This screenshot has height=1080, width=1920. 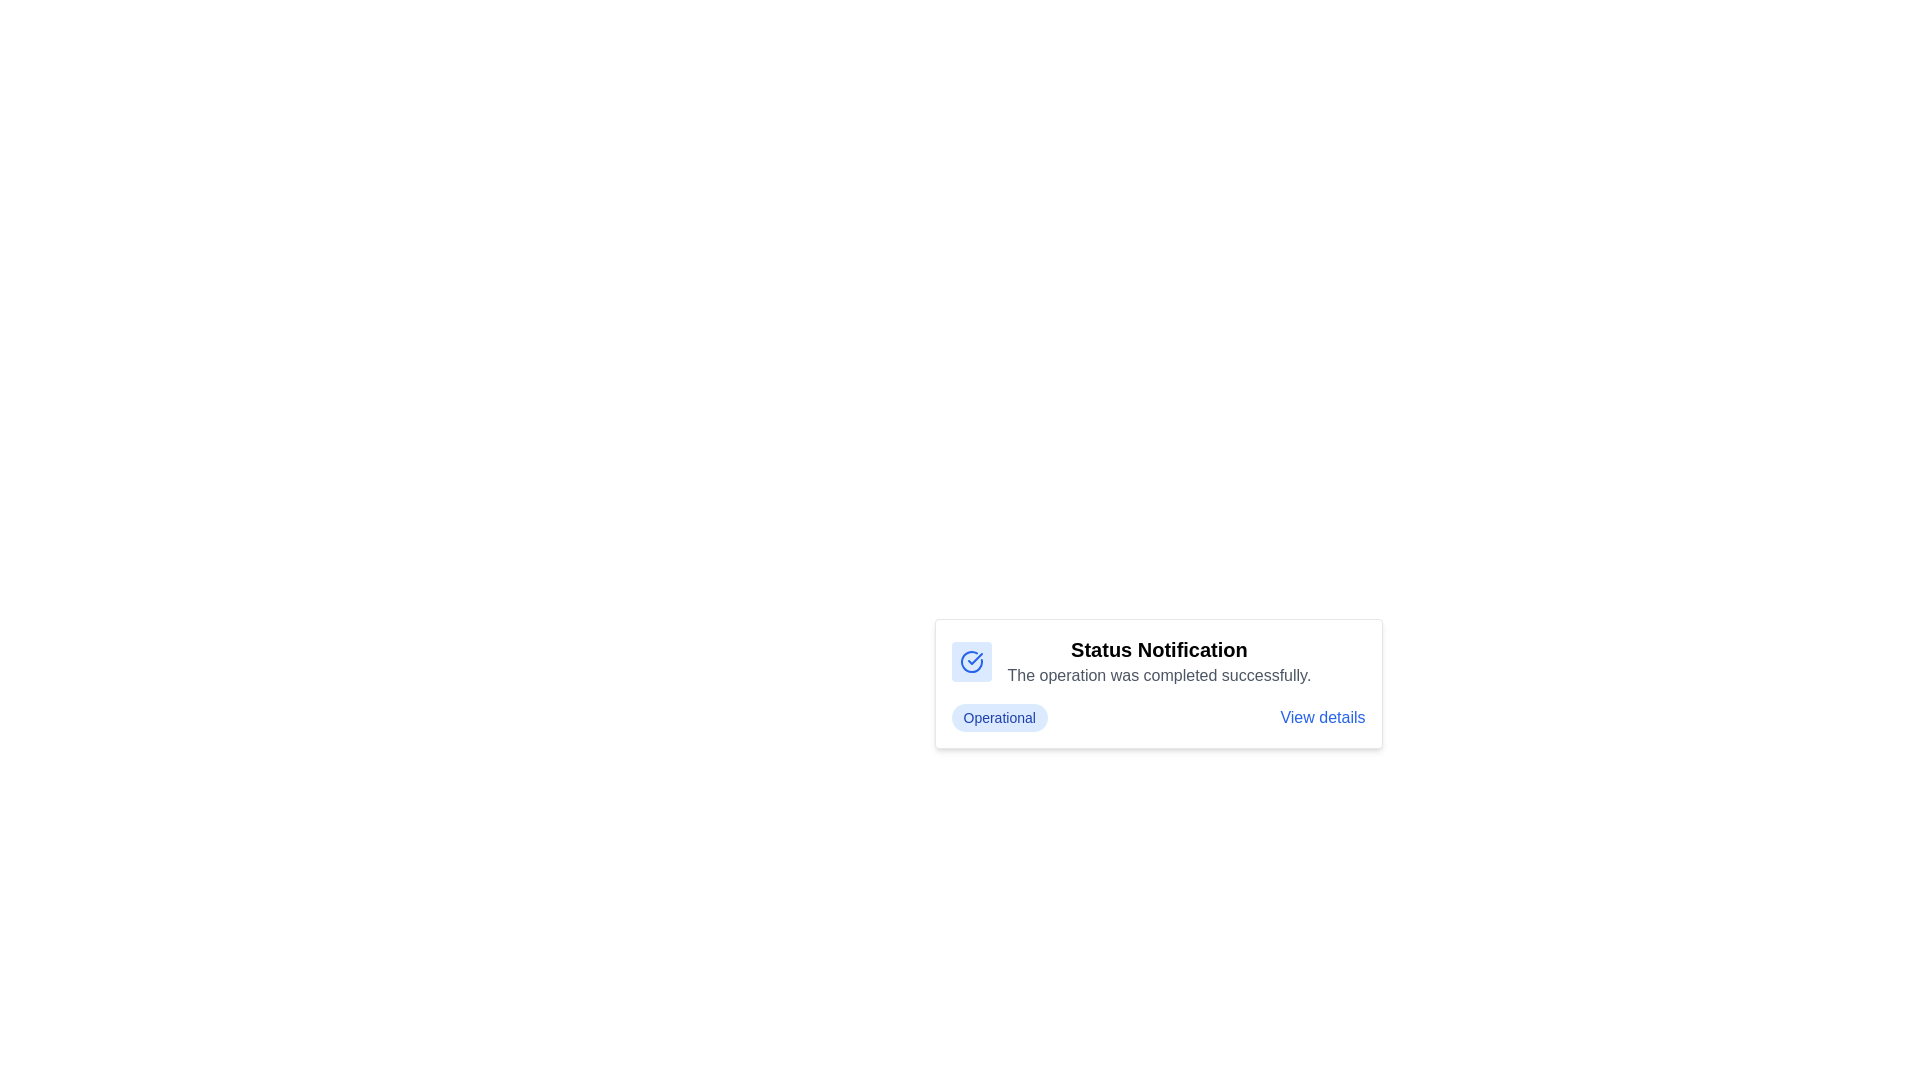 I want to click on the blue icon with a light blue background and a circular checkmark symbol located at the top-left corner of the notification card, adjacent to the title text 'Status Notification', so click(x=971, y=662).